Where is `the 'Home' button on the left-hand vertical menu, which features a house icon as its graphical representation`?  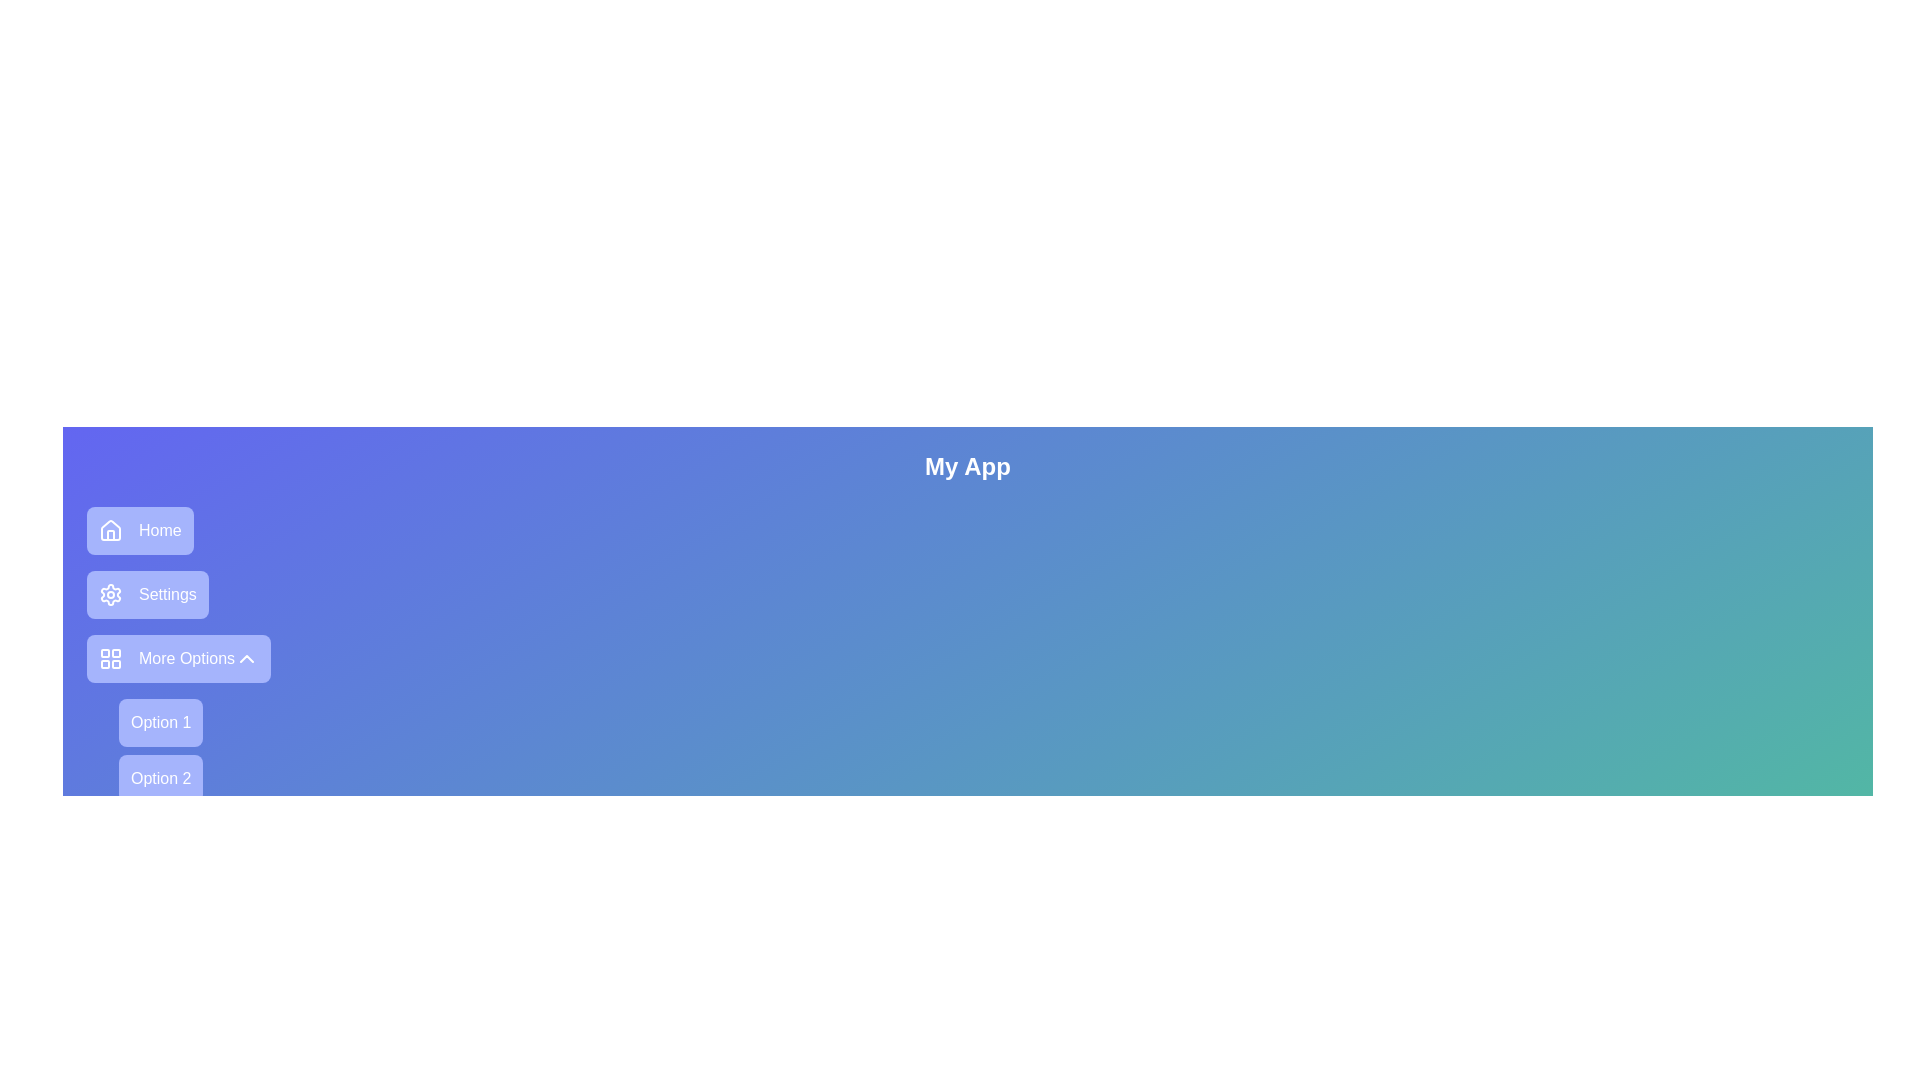 the 'Home' button on the left-hand vertical menu, which features a house icon as its graphical representation is located at coordinates (109, 528).